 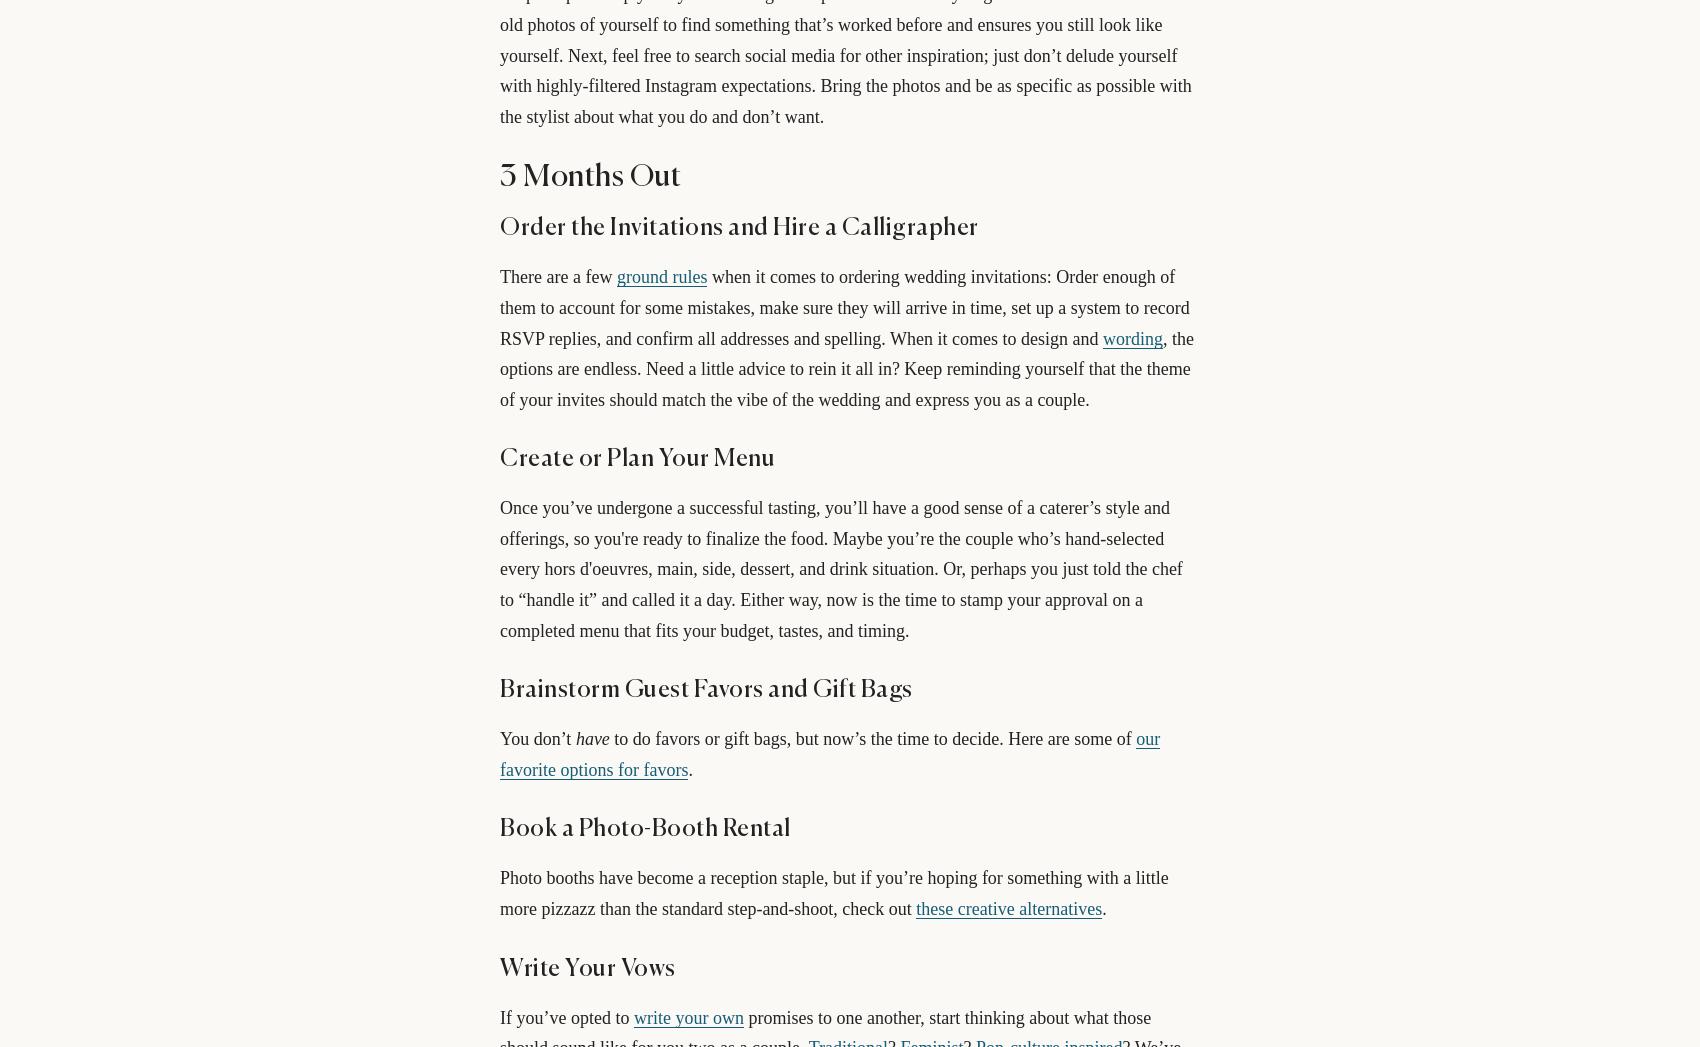 What do you see at coordinates (1007, 909) in the screenshot?
I see `'these creative alternatives'` at bounding box center [1007, 909].